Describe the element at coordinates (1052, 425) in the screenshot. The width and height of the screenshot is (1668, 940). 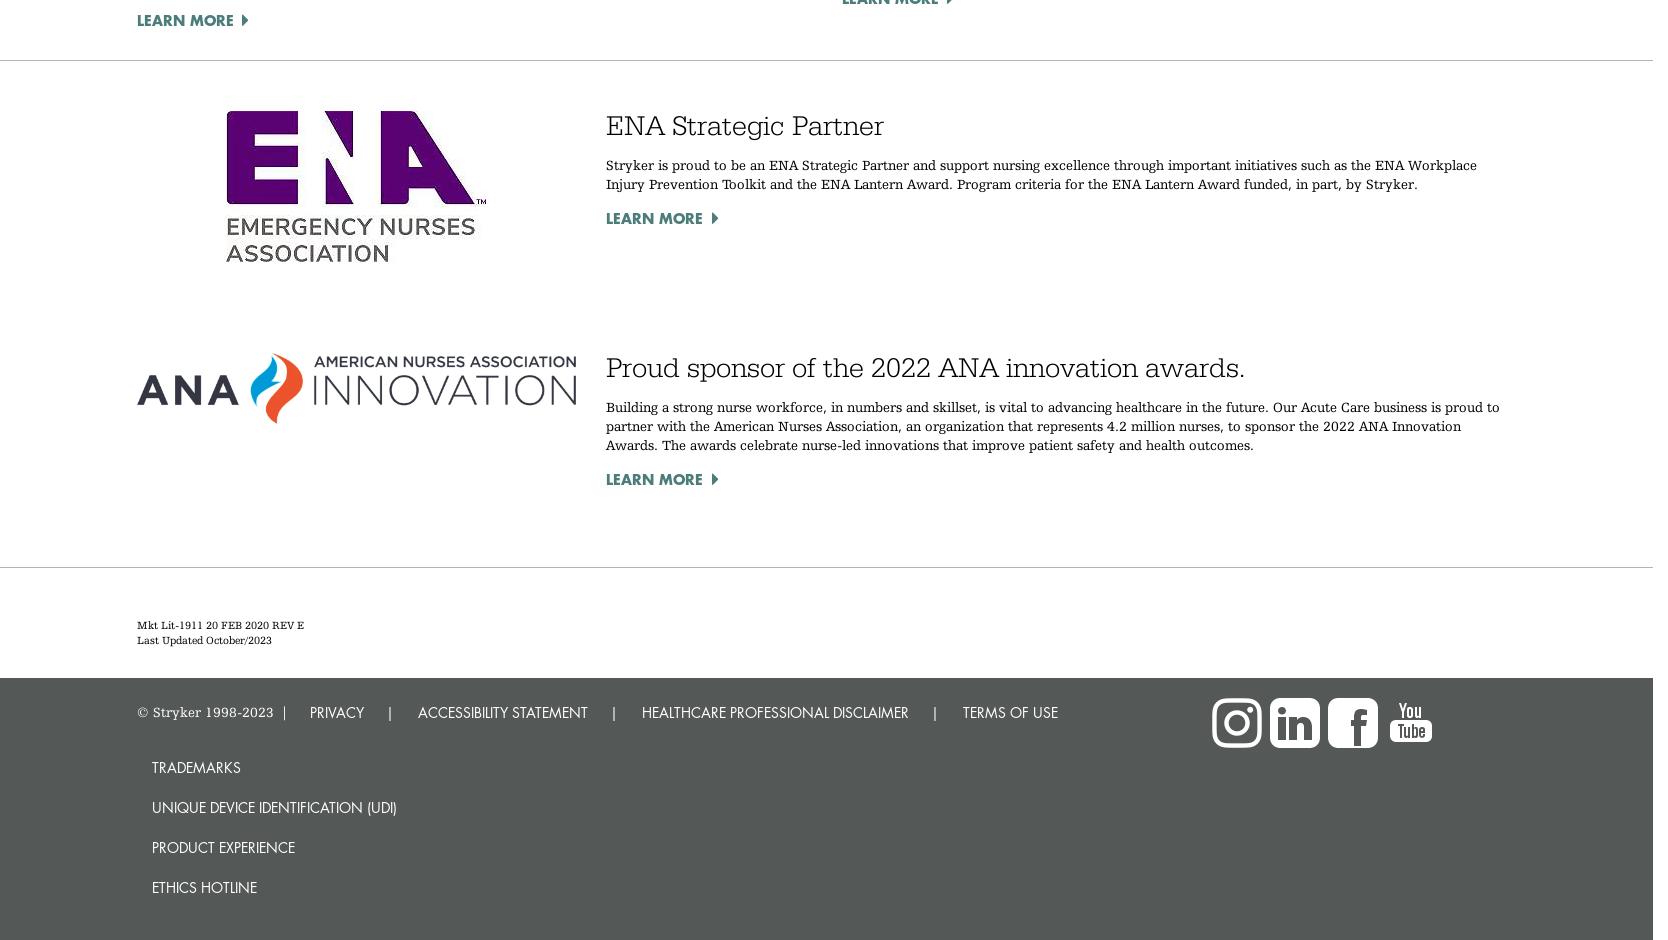
I see `'Building a strong nurse workforce, in numbers and skillset, is vital to advancing healthcare in the future. Our Acute Care business is proud to partner with the American Nurses Association, an organization that represents 4.2 million nurses, to sponsor the 2022 ANA Innovation Awards. The awards celebrate nurse-led innovations that improve patient safety and health outcomes.'` at that location.